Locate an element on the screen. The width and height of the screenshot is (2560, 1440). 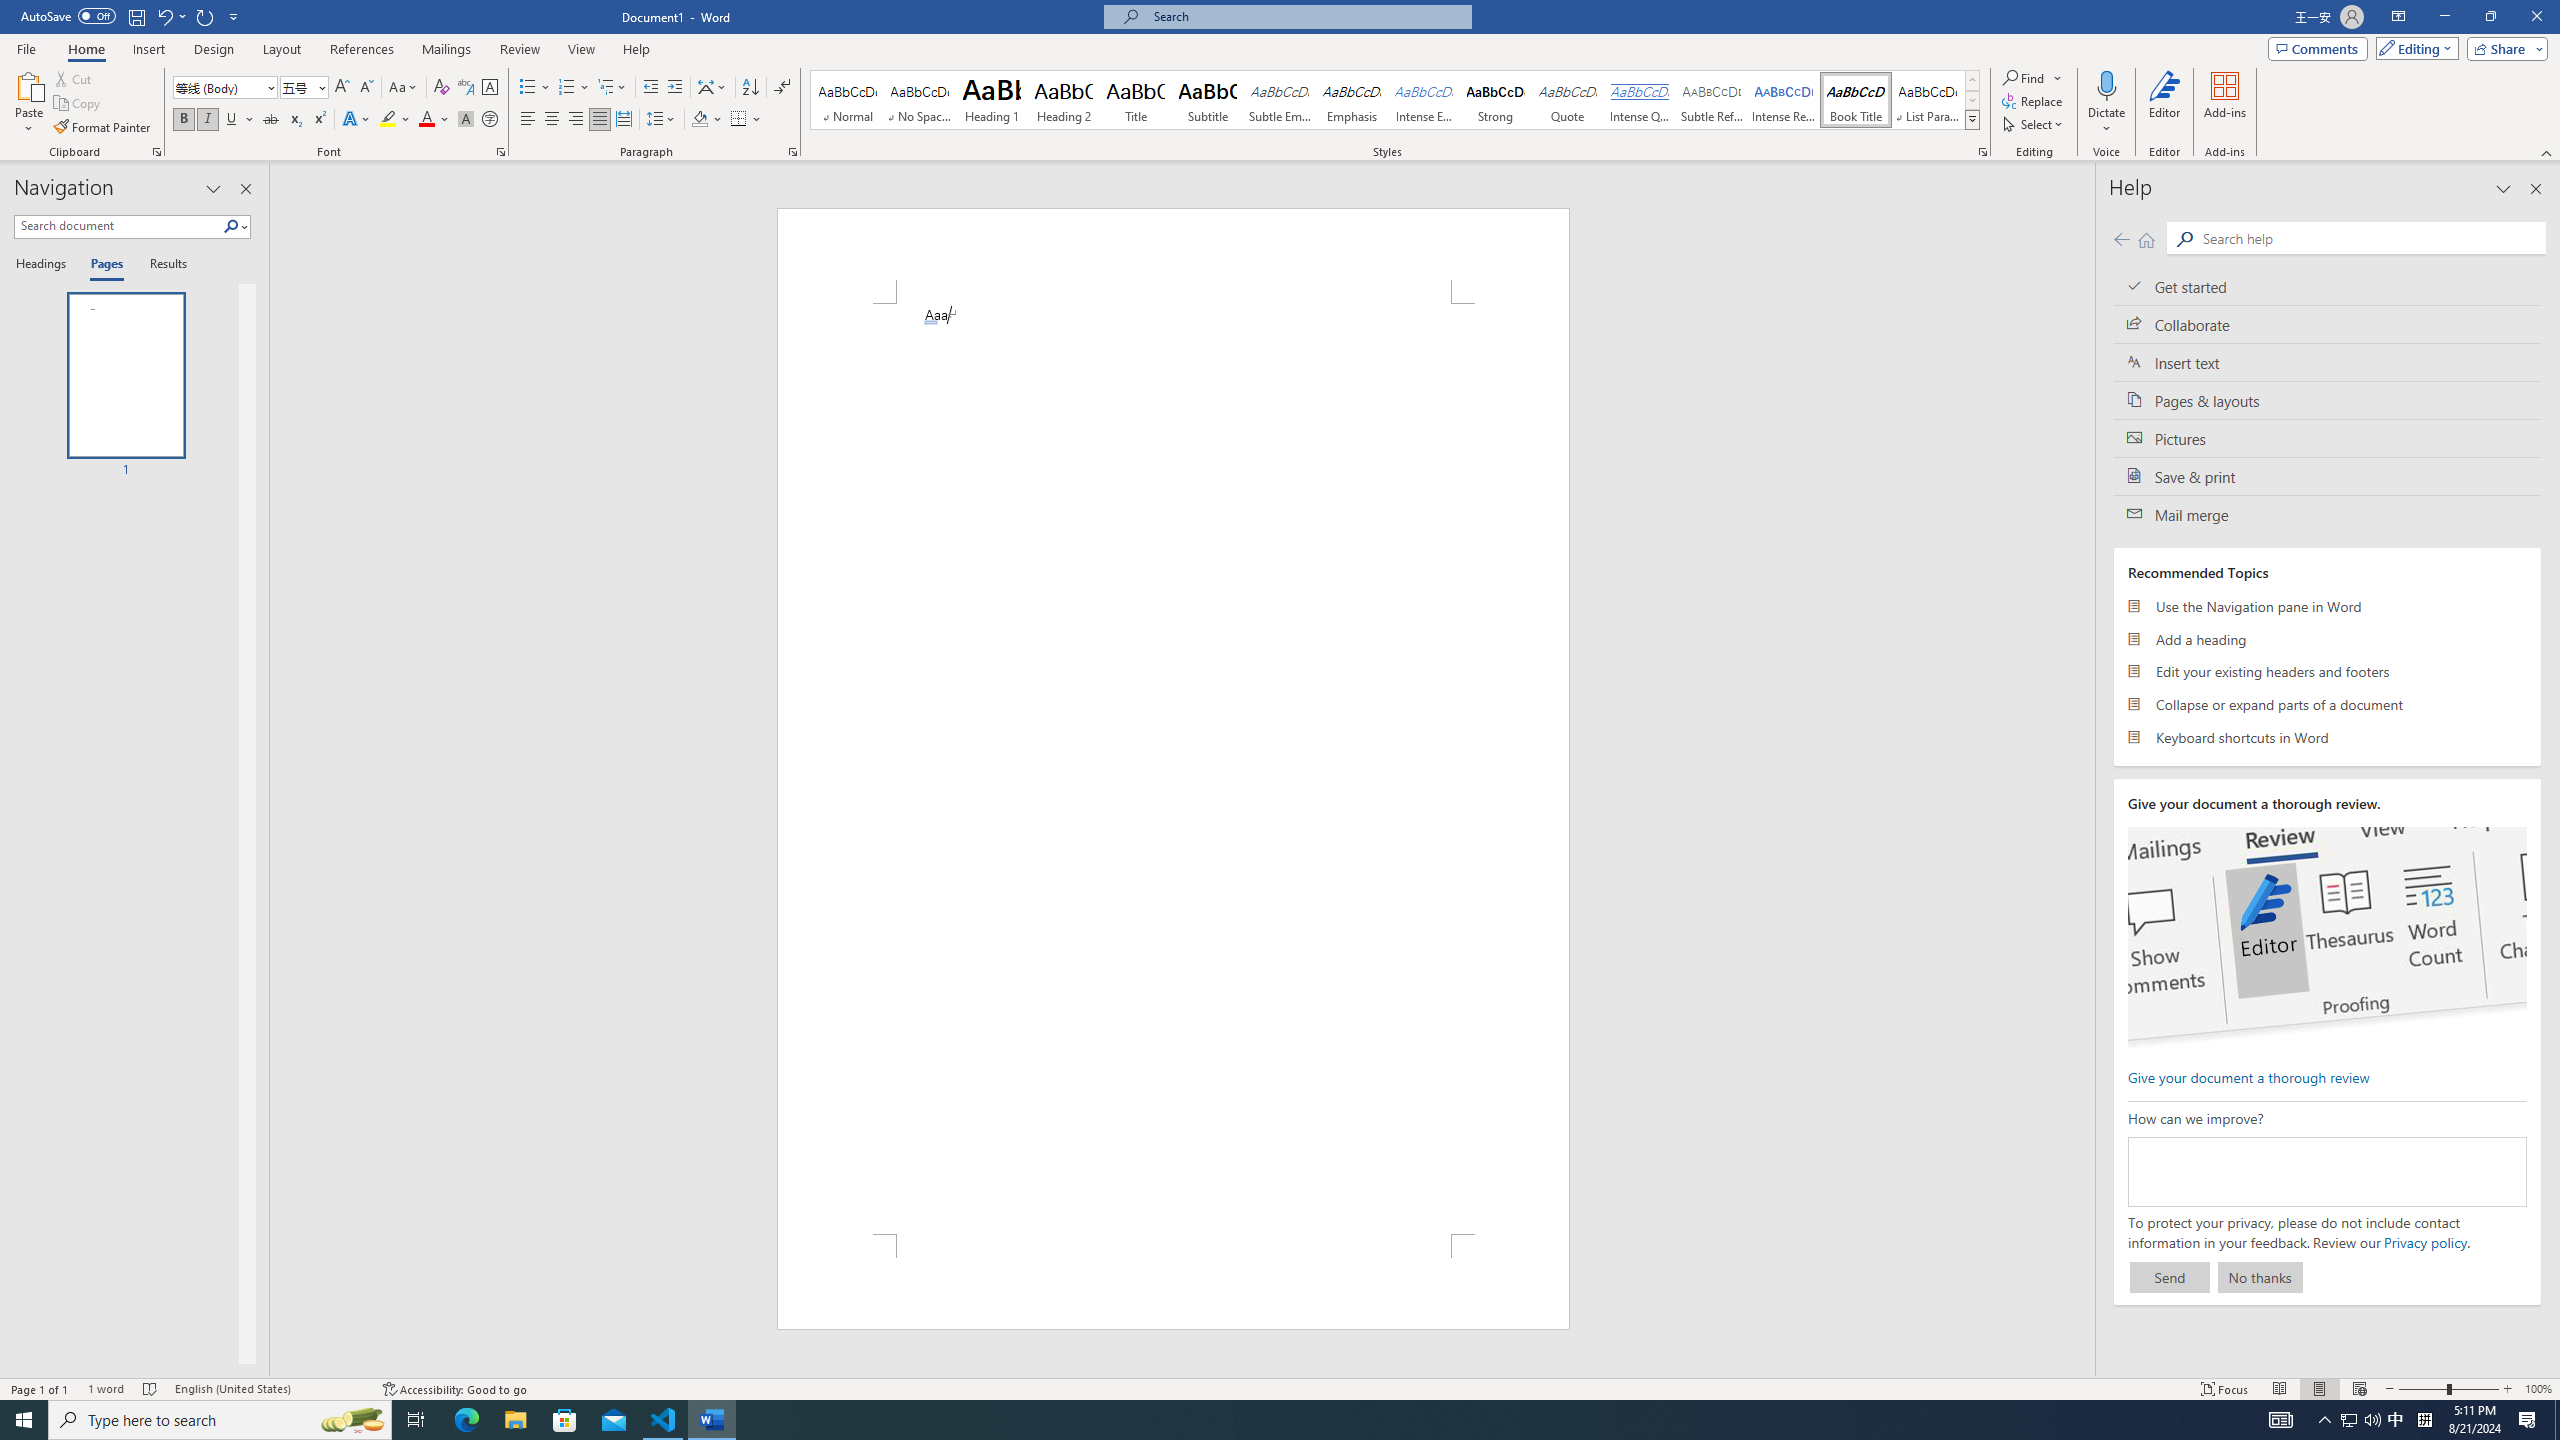
'Page 1 content' is located at coordinates (1173, 767).